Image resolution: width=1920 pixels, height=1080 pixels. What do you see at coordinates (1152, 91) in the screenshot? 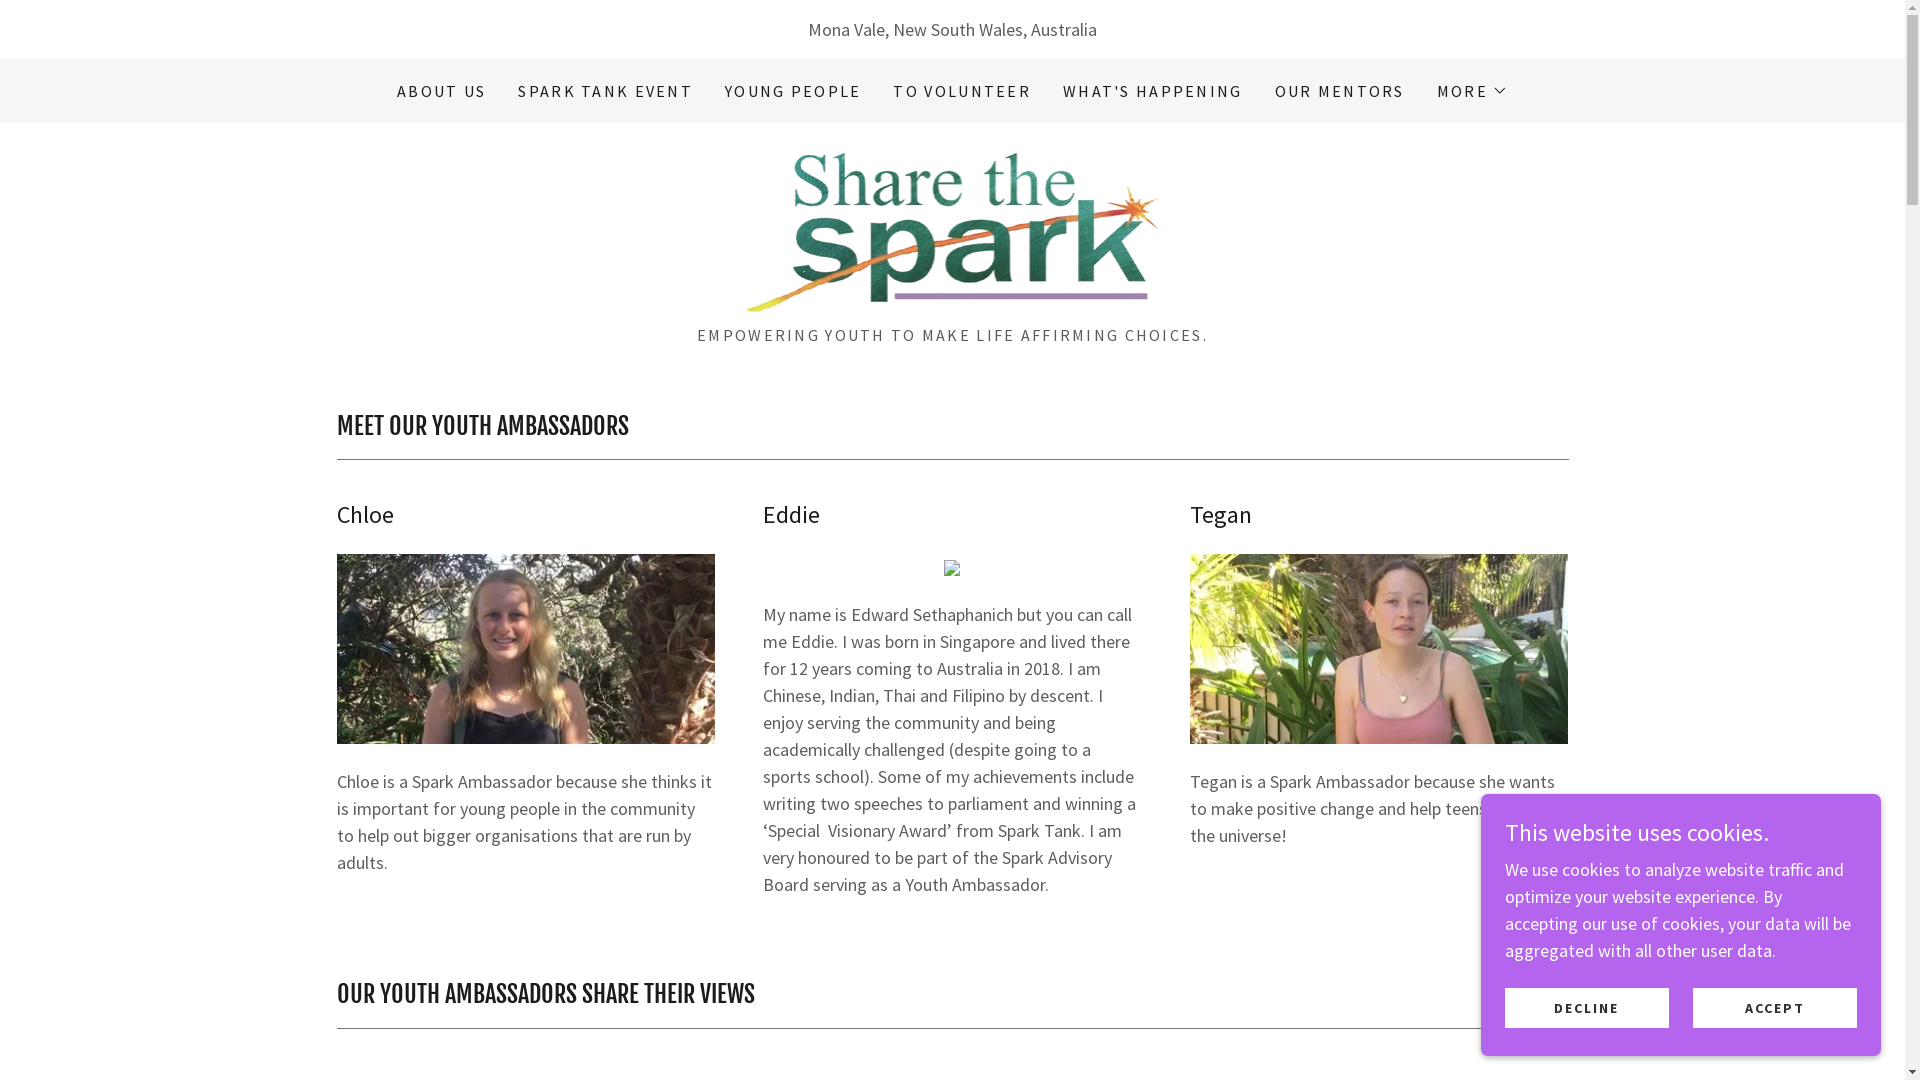
I see `'WHAT'S HAPPENING'` at bounding box center [1152, 91].